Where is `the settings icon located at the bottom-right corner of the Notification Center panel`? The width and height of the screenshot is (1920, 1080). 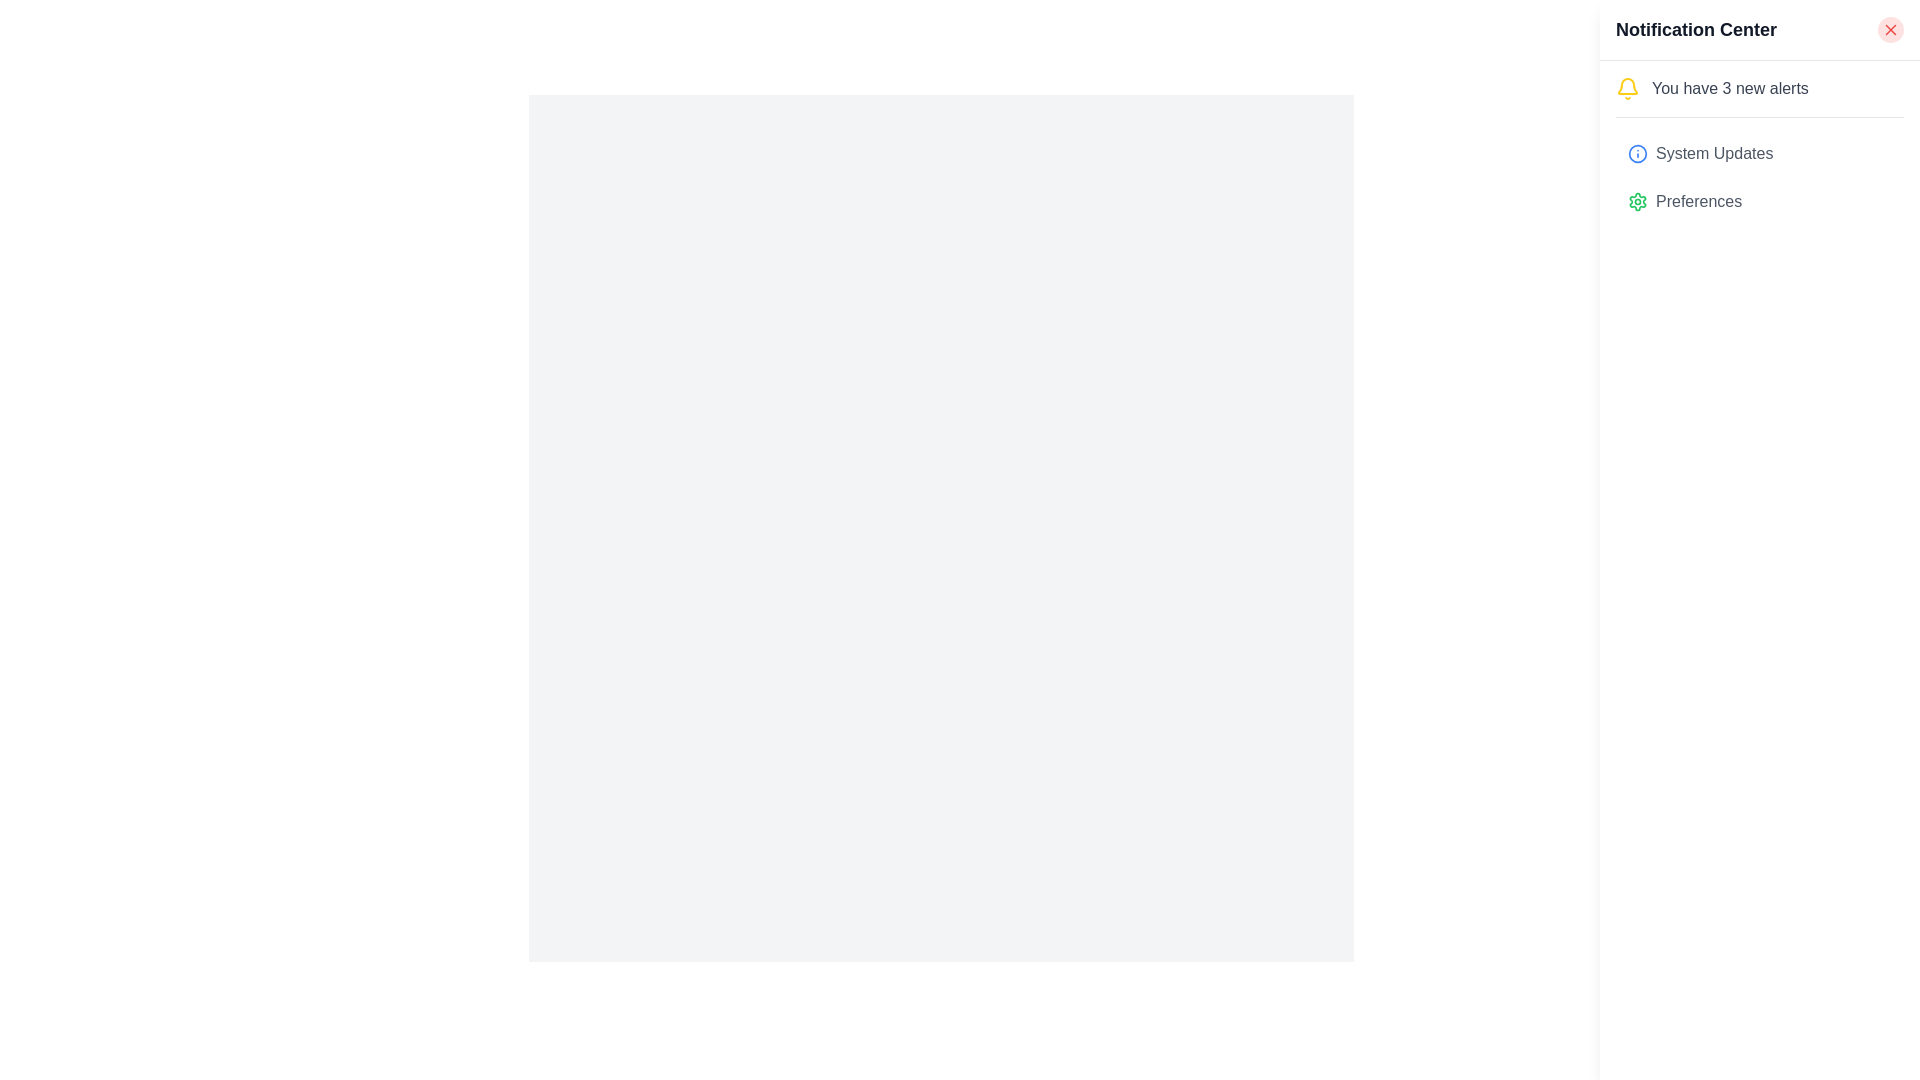
the settings icon located at the bottom-right corner of the Notification Center panel is located at coordinates (1637, 201).